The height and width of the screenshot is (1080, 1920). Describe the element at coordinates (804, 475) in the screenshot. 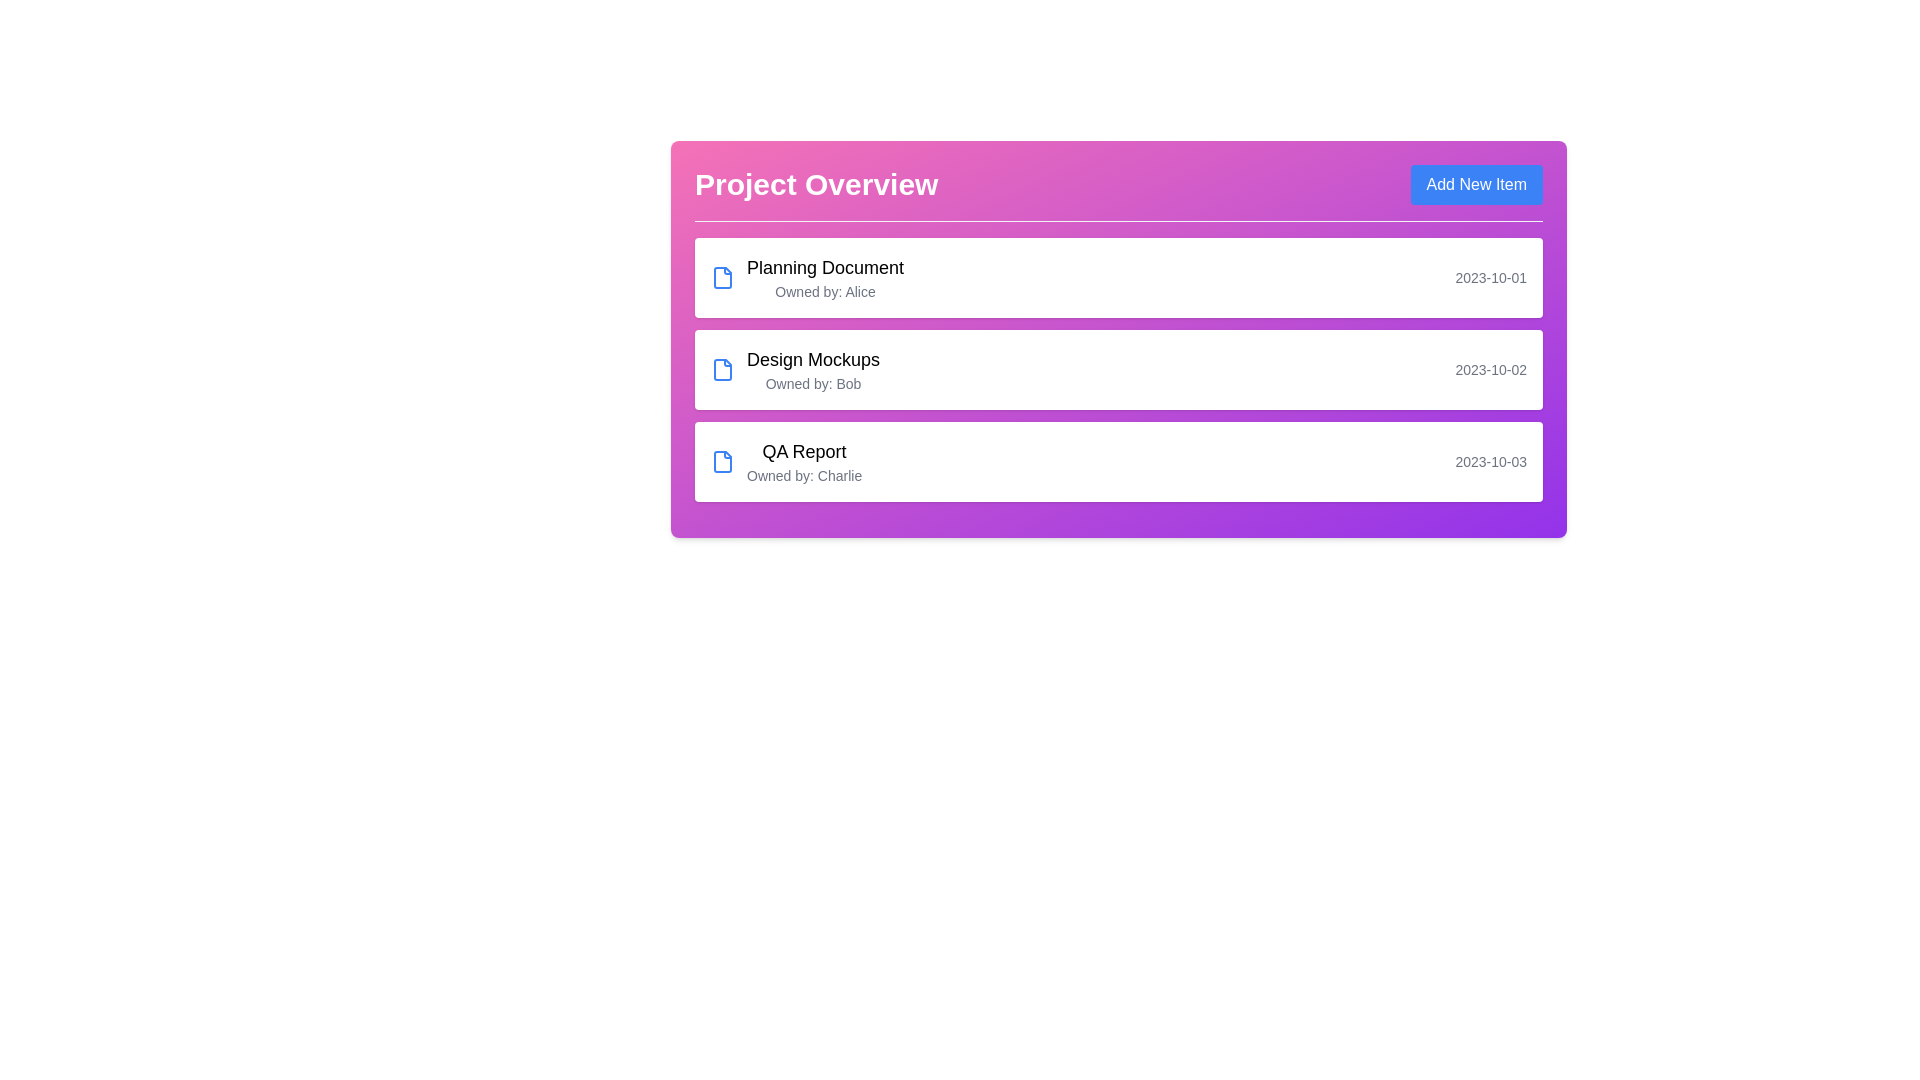

I see `ownership information from the text label displaying 'Owned by: Charlie', which is styled in a smaller gray font and positioned under the bold title 'QA Report'` at that location.